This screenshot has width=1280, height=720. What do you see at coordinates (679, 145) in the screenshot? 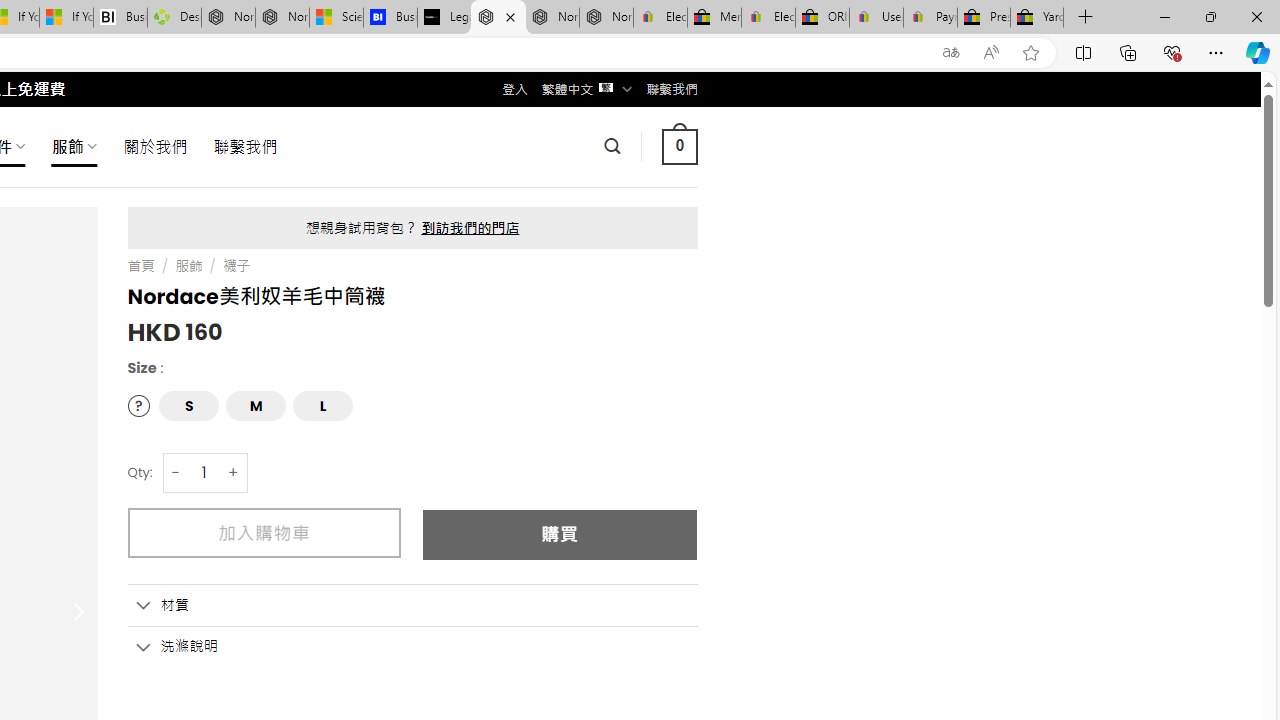
I see `'  0  '` at bounding box center [679, 145].